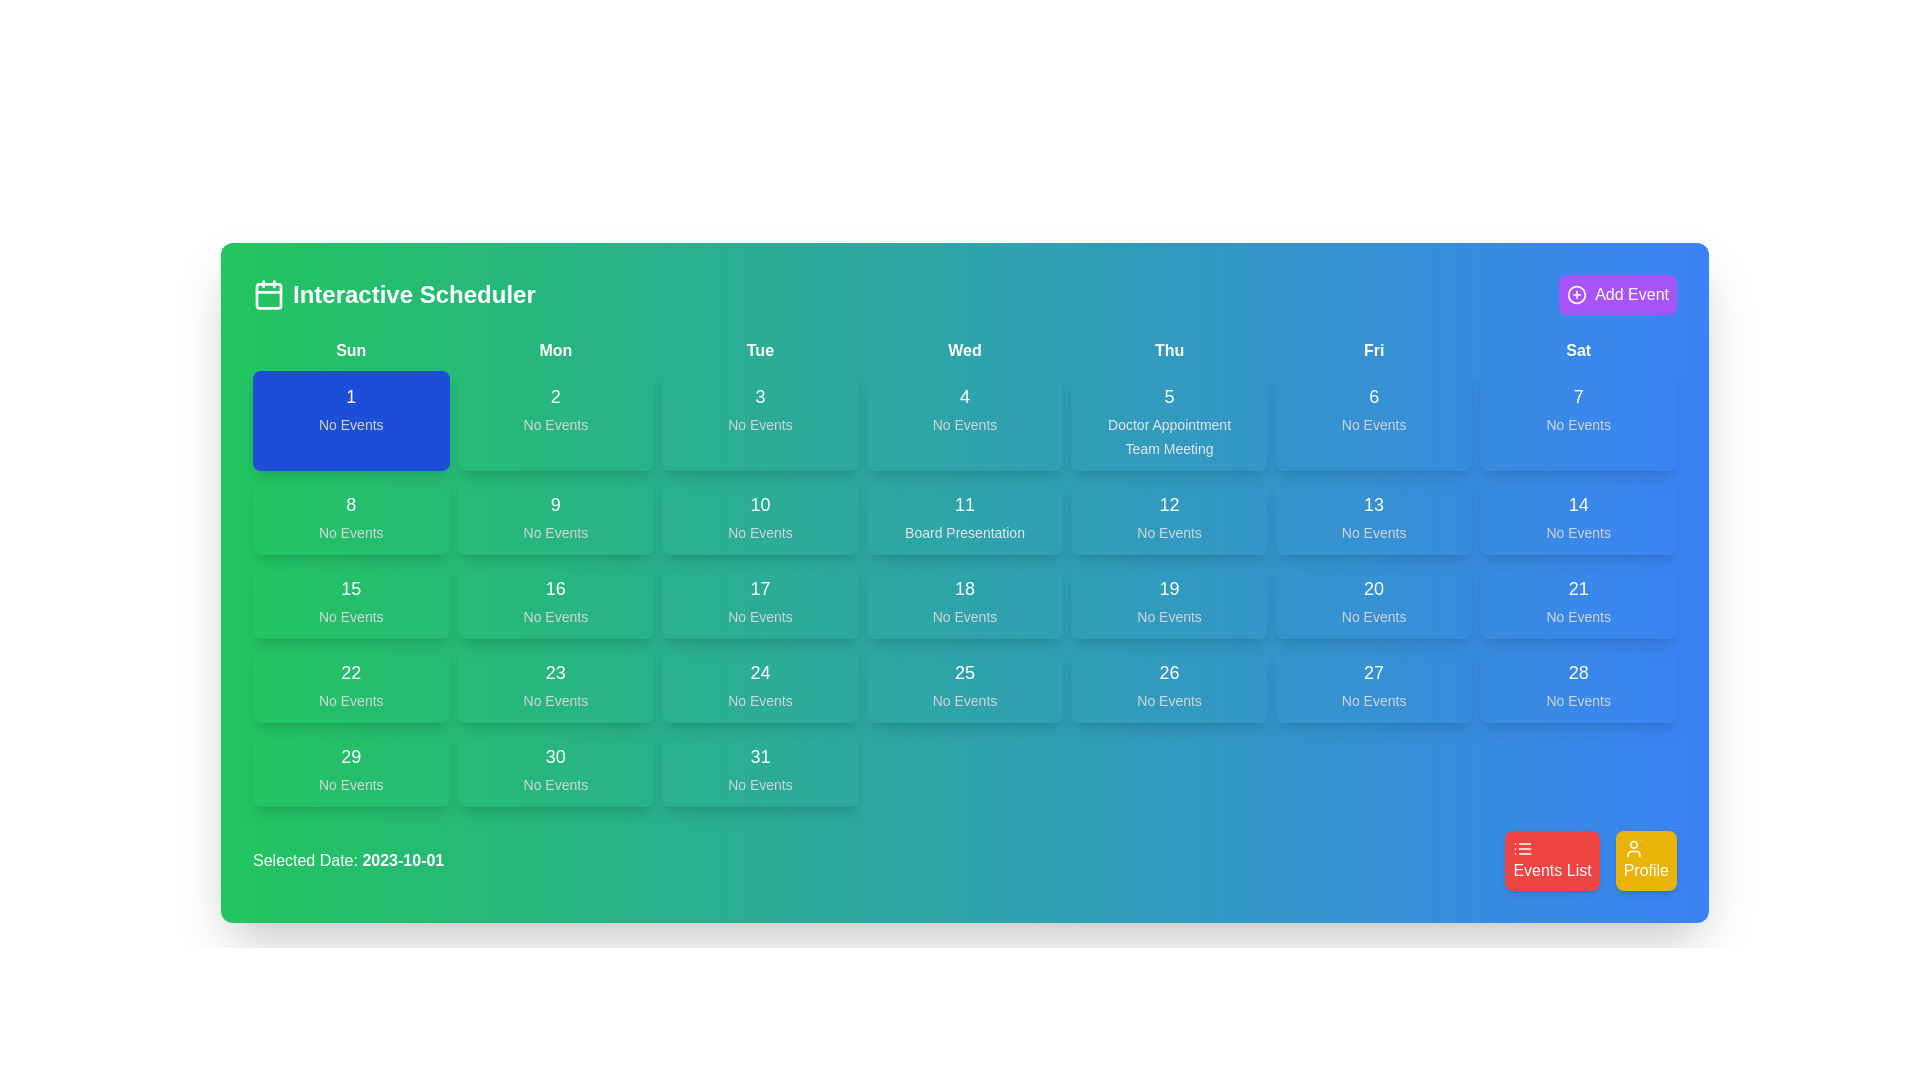  What do you see at coordinates (964, 588) in the screenshot?
I see `the text displaying the number '18' in the upper part of the calendar cell for October 18th, which is styled with a large font size and centered alignment` at bounding box center [964, 588].